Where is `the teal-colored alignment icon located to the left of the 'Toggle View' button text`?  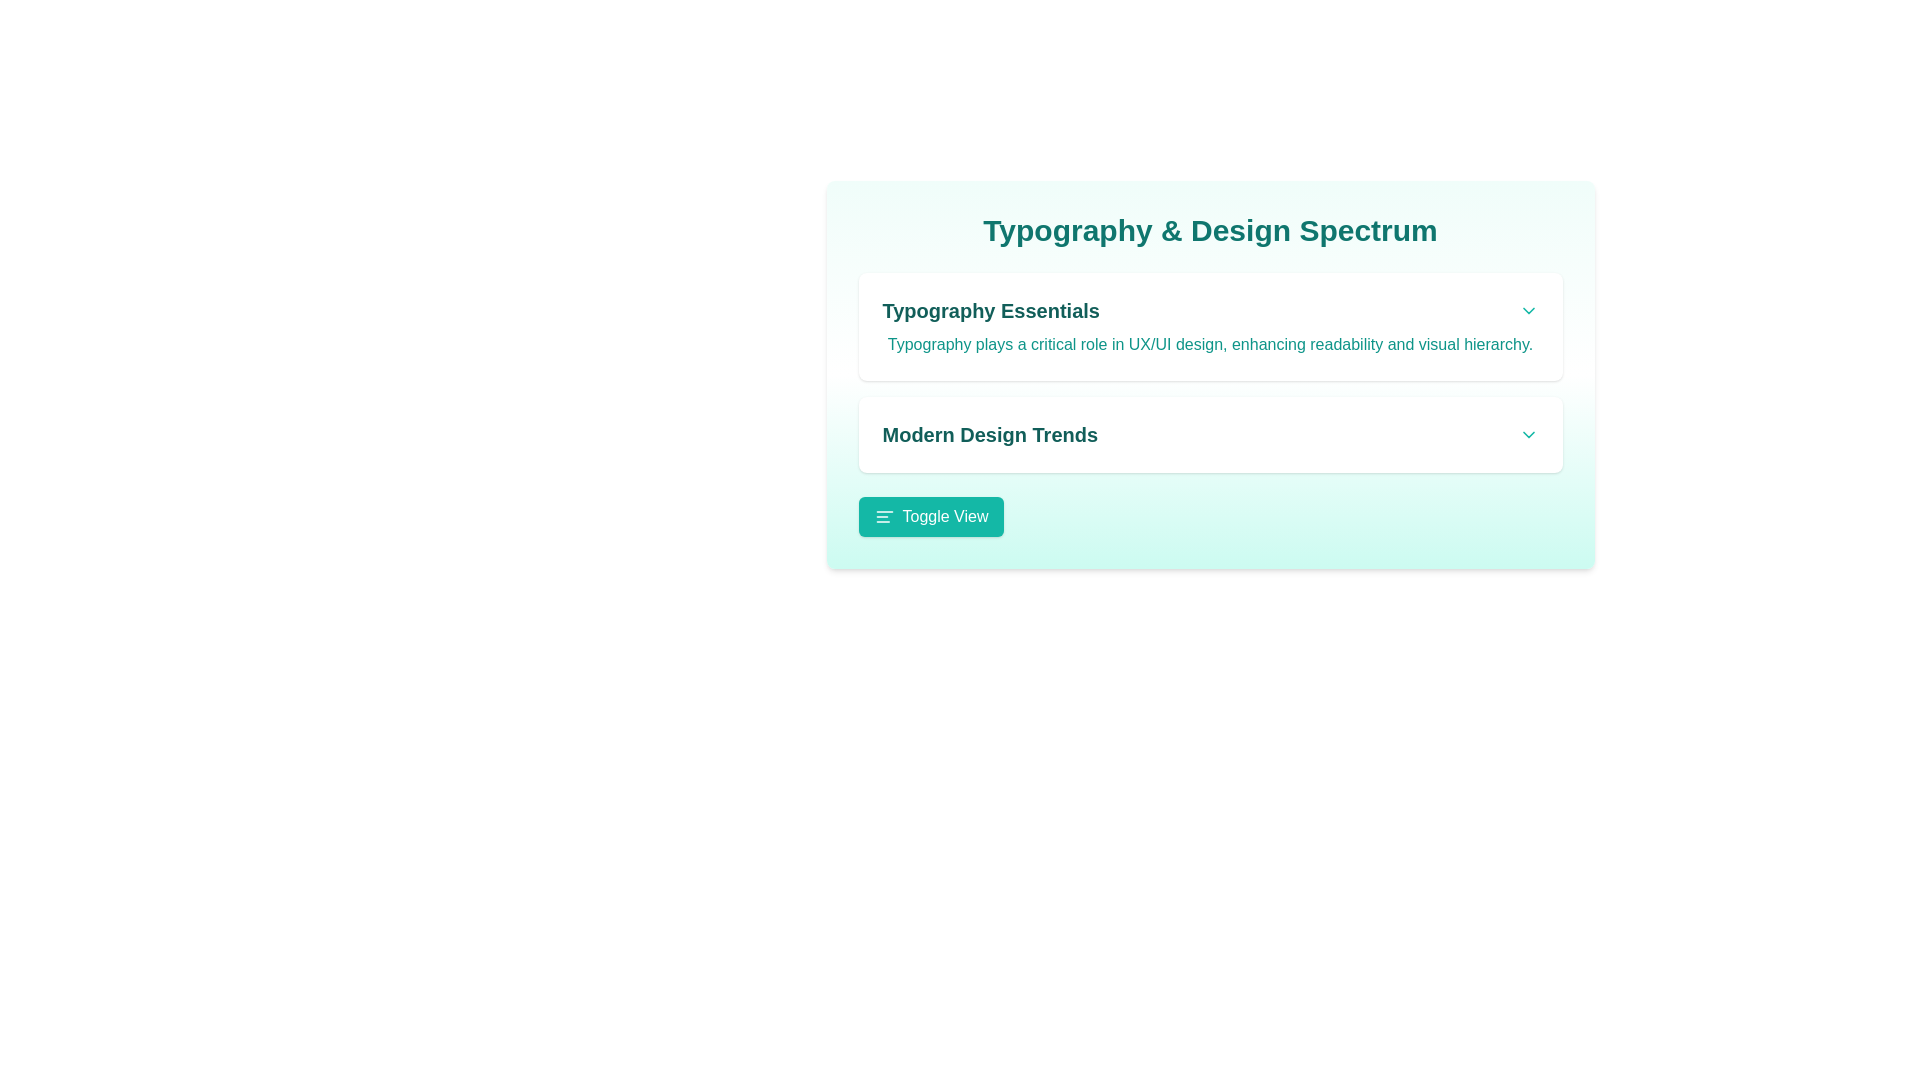 the teal-colored alignment icon located to the left of the 'Toggle View' button text is located at coordinates (883, 515).